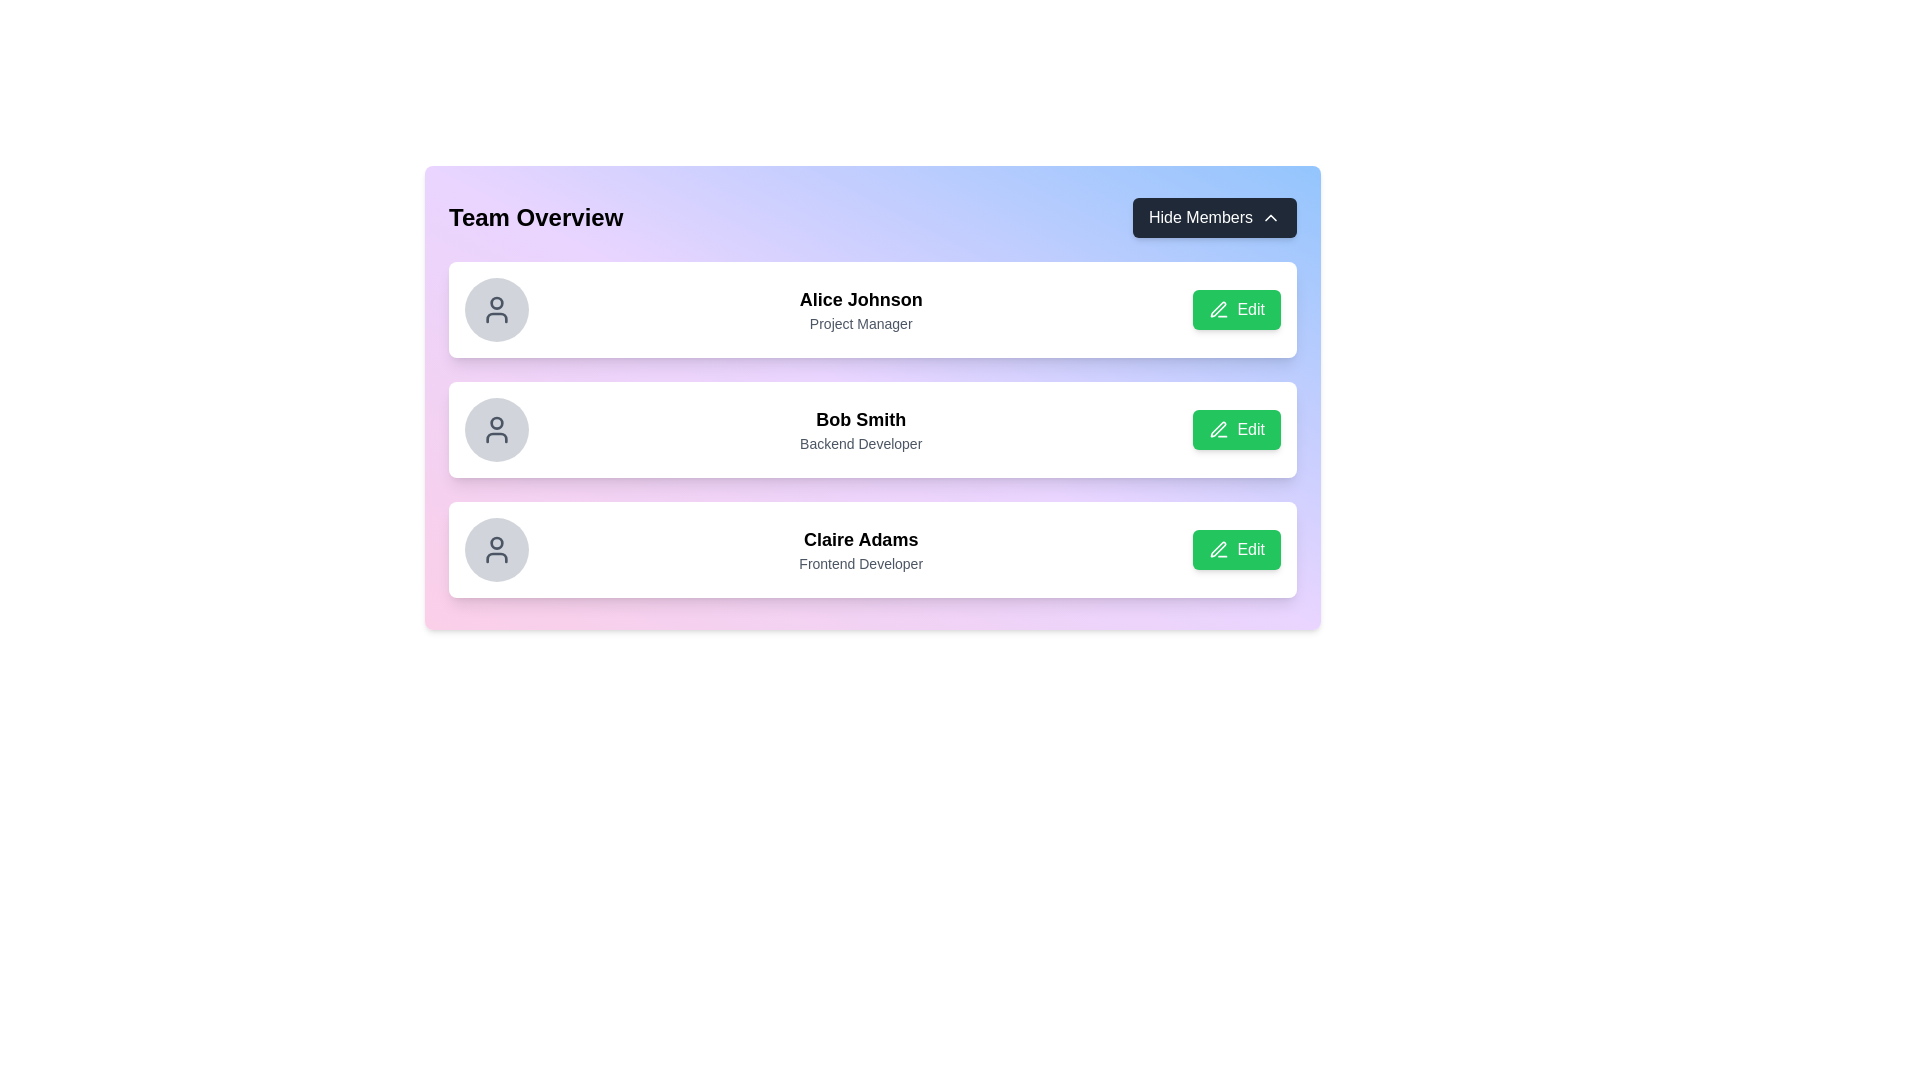 This screenshot has height=1080, width=1920. What do you see at coordinates (497, 428) in the screenshot?
I see `the user icon representing 'Bob Smith - Backend Developer', which is located` at bounding box center [497, 428].